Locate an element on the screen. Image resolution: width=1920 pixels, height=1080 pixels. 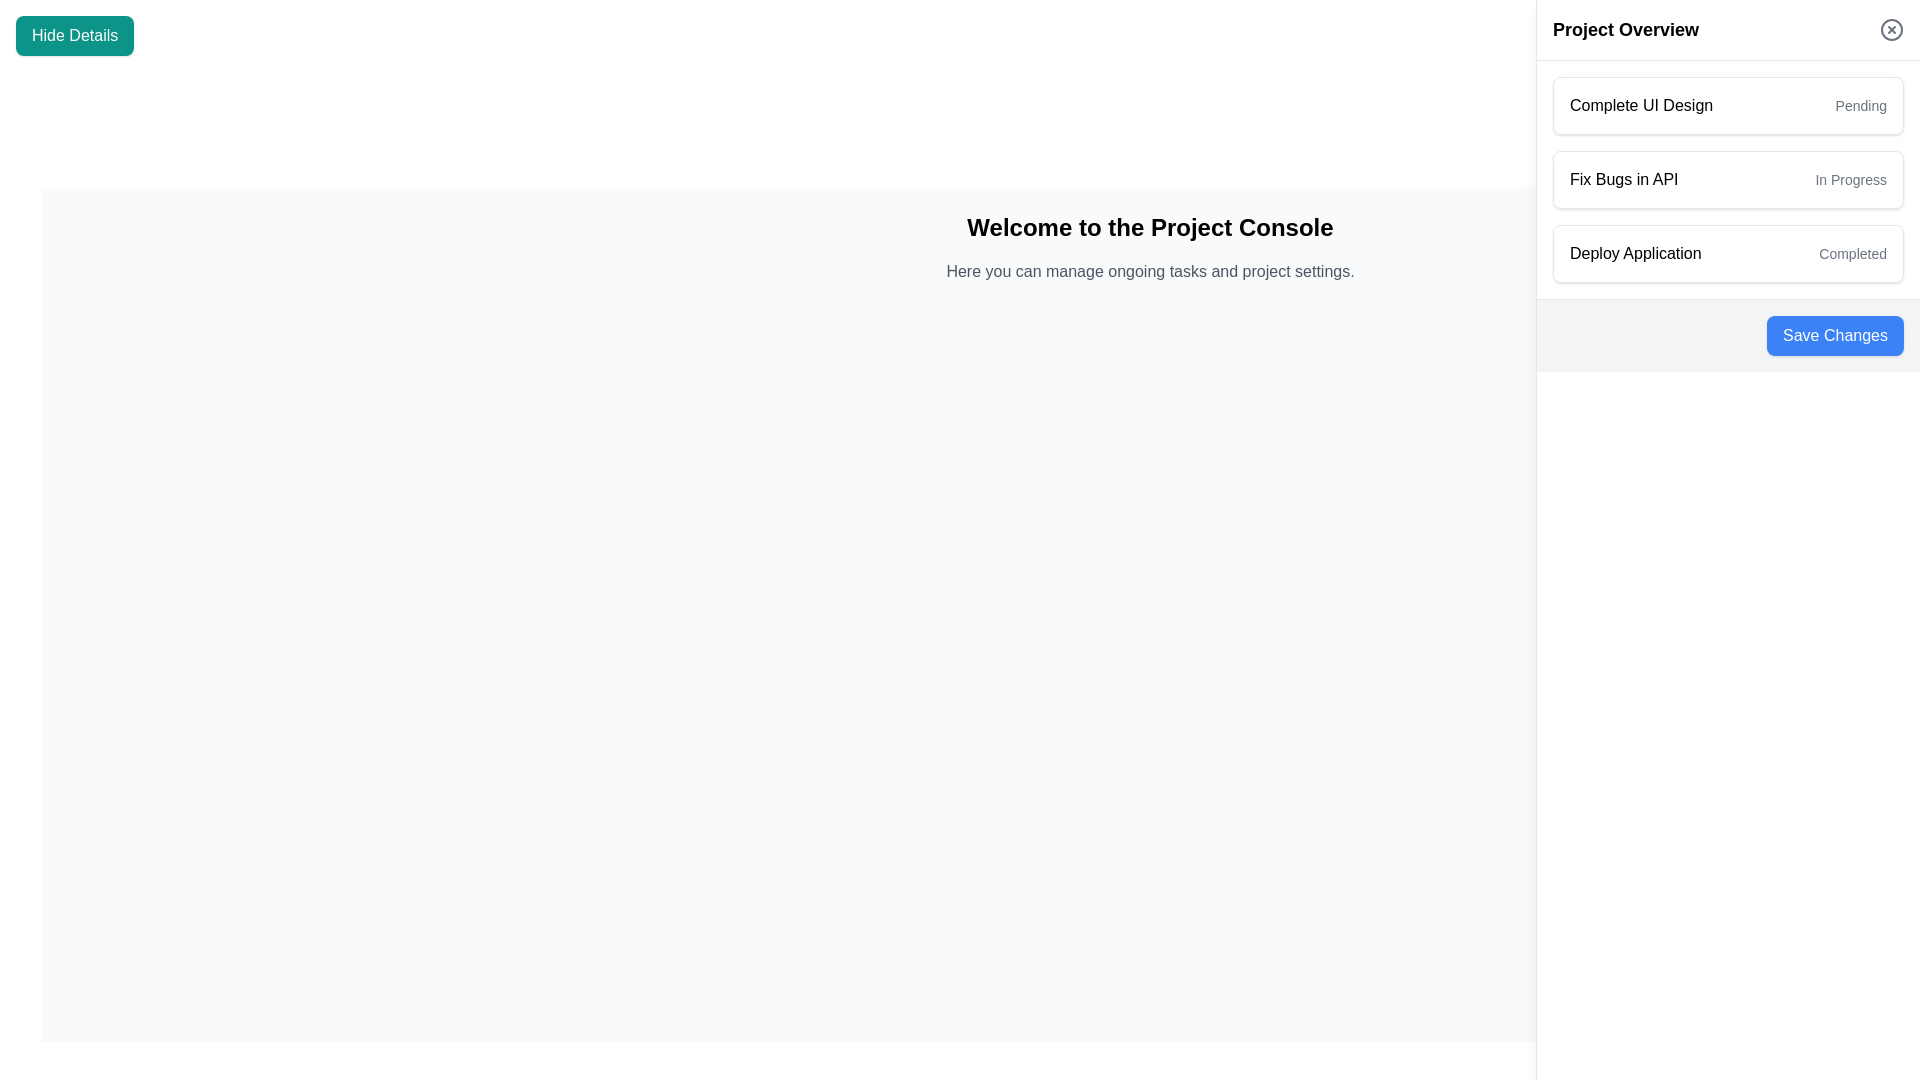
the save button located in the 'Project Overview' section at the lower-right corner of the panel is located at coordinates (1835, 334).